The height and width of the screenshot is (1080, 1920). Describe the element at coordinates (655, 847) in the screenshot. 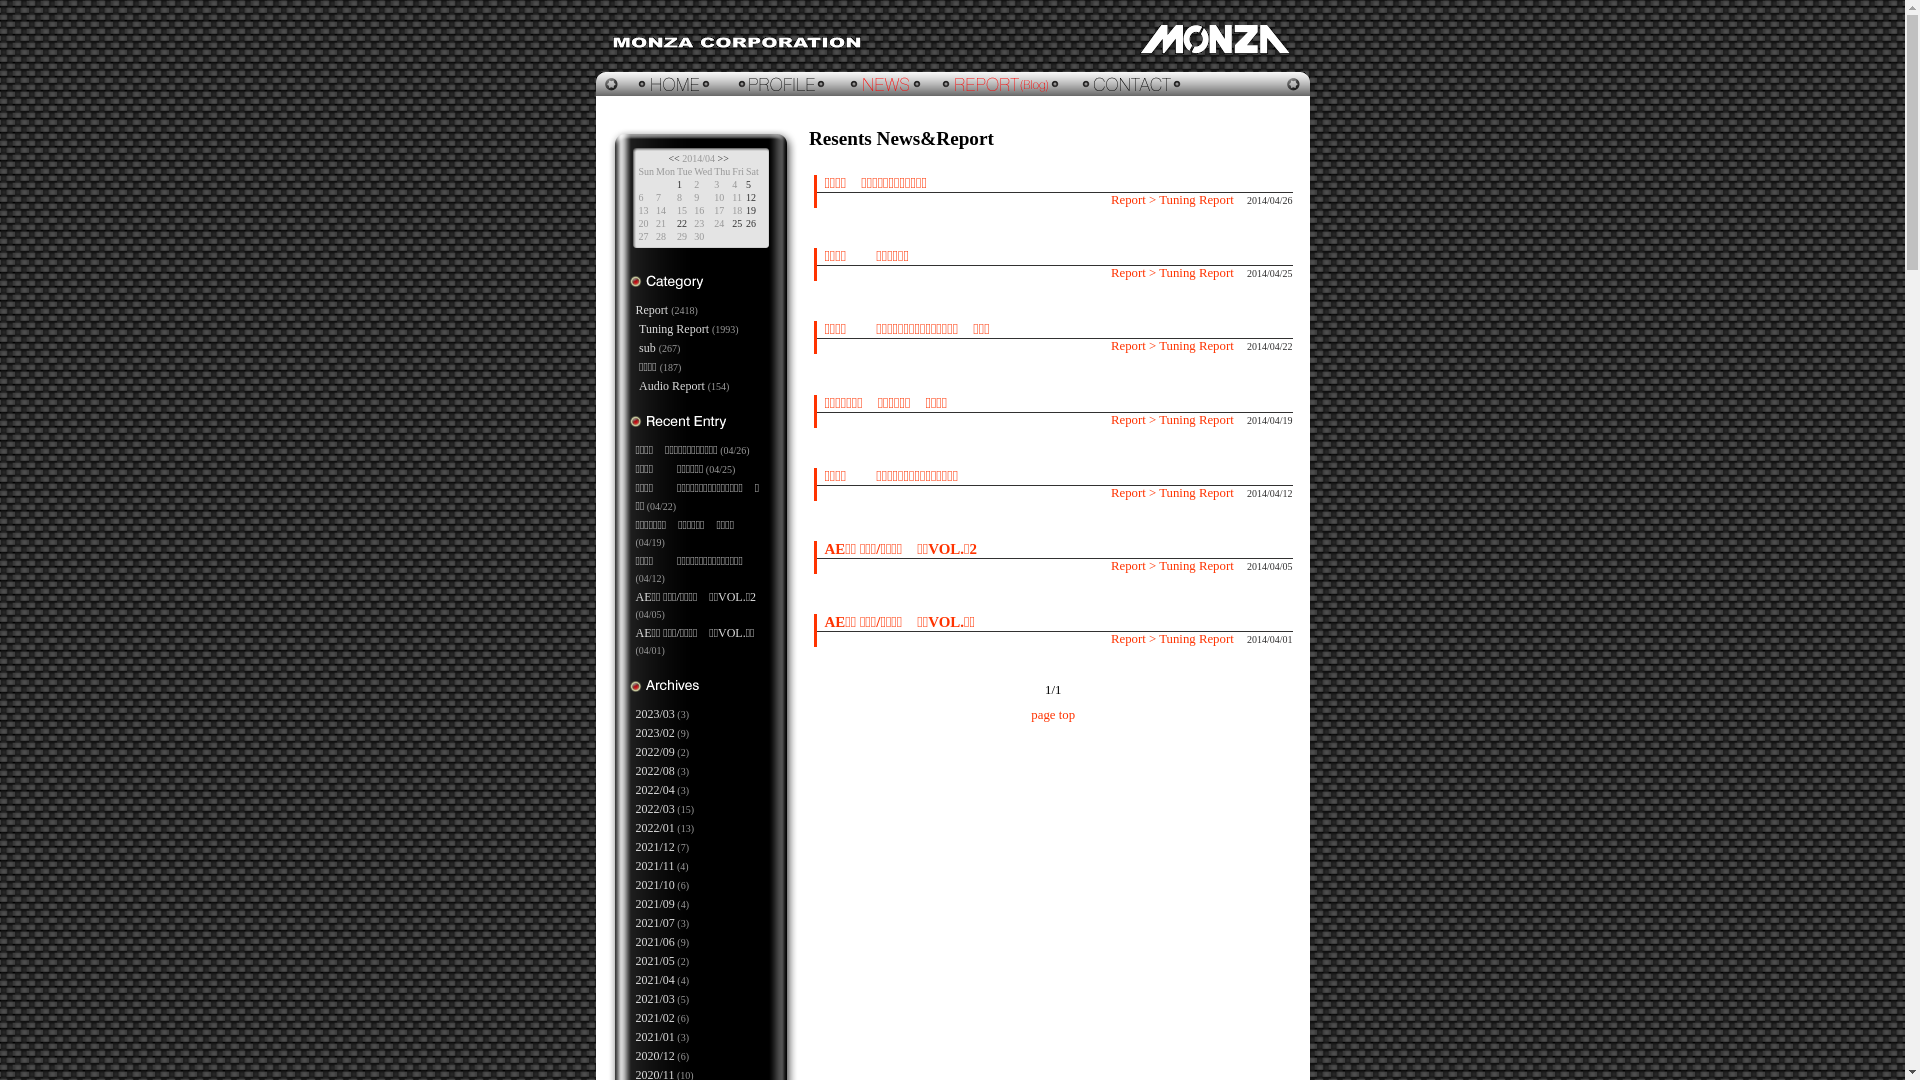

I see `'2021/12'` at that location.